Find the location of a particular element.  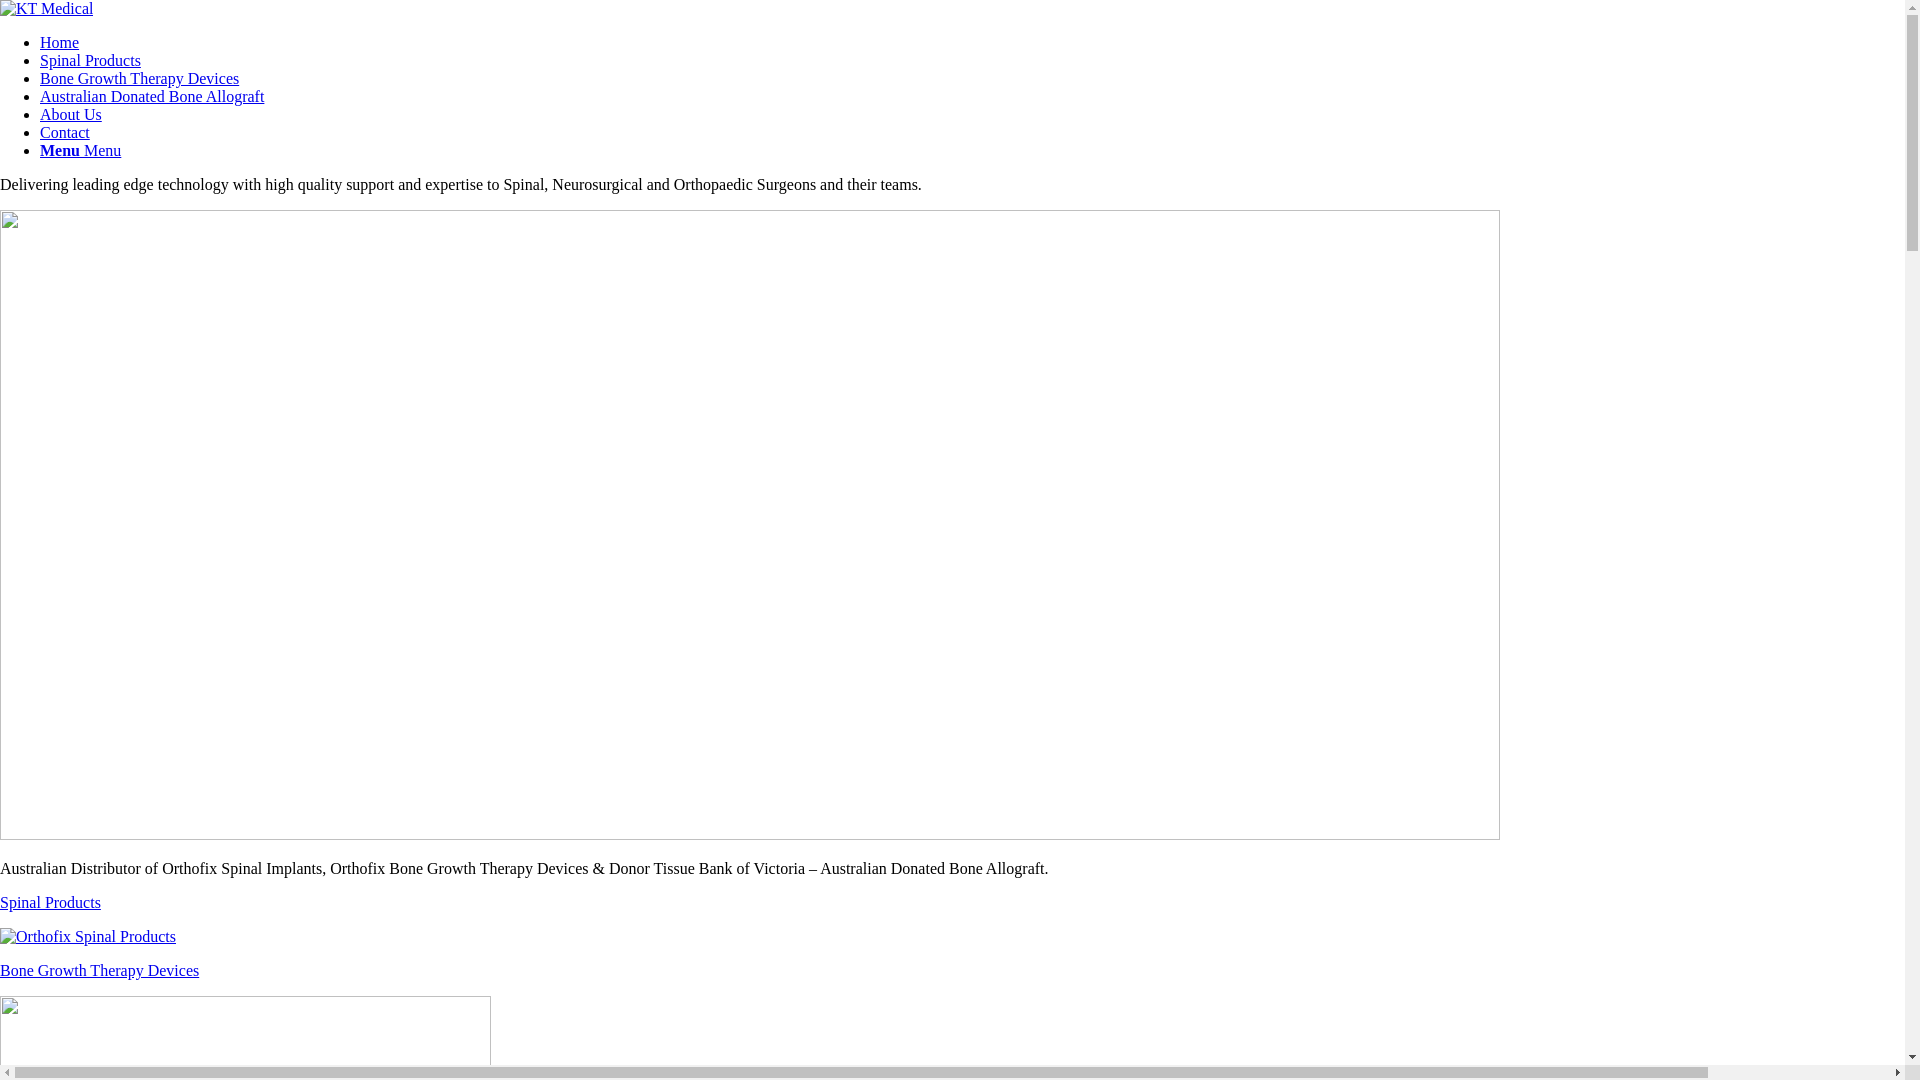

'About Us' is located at coordinates (39, 114).